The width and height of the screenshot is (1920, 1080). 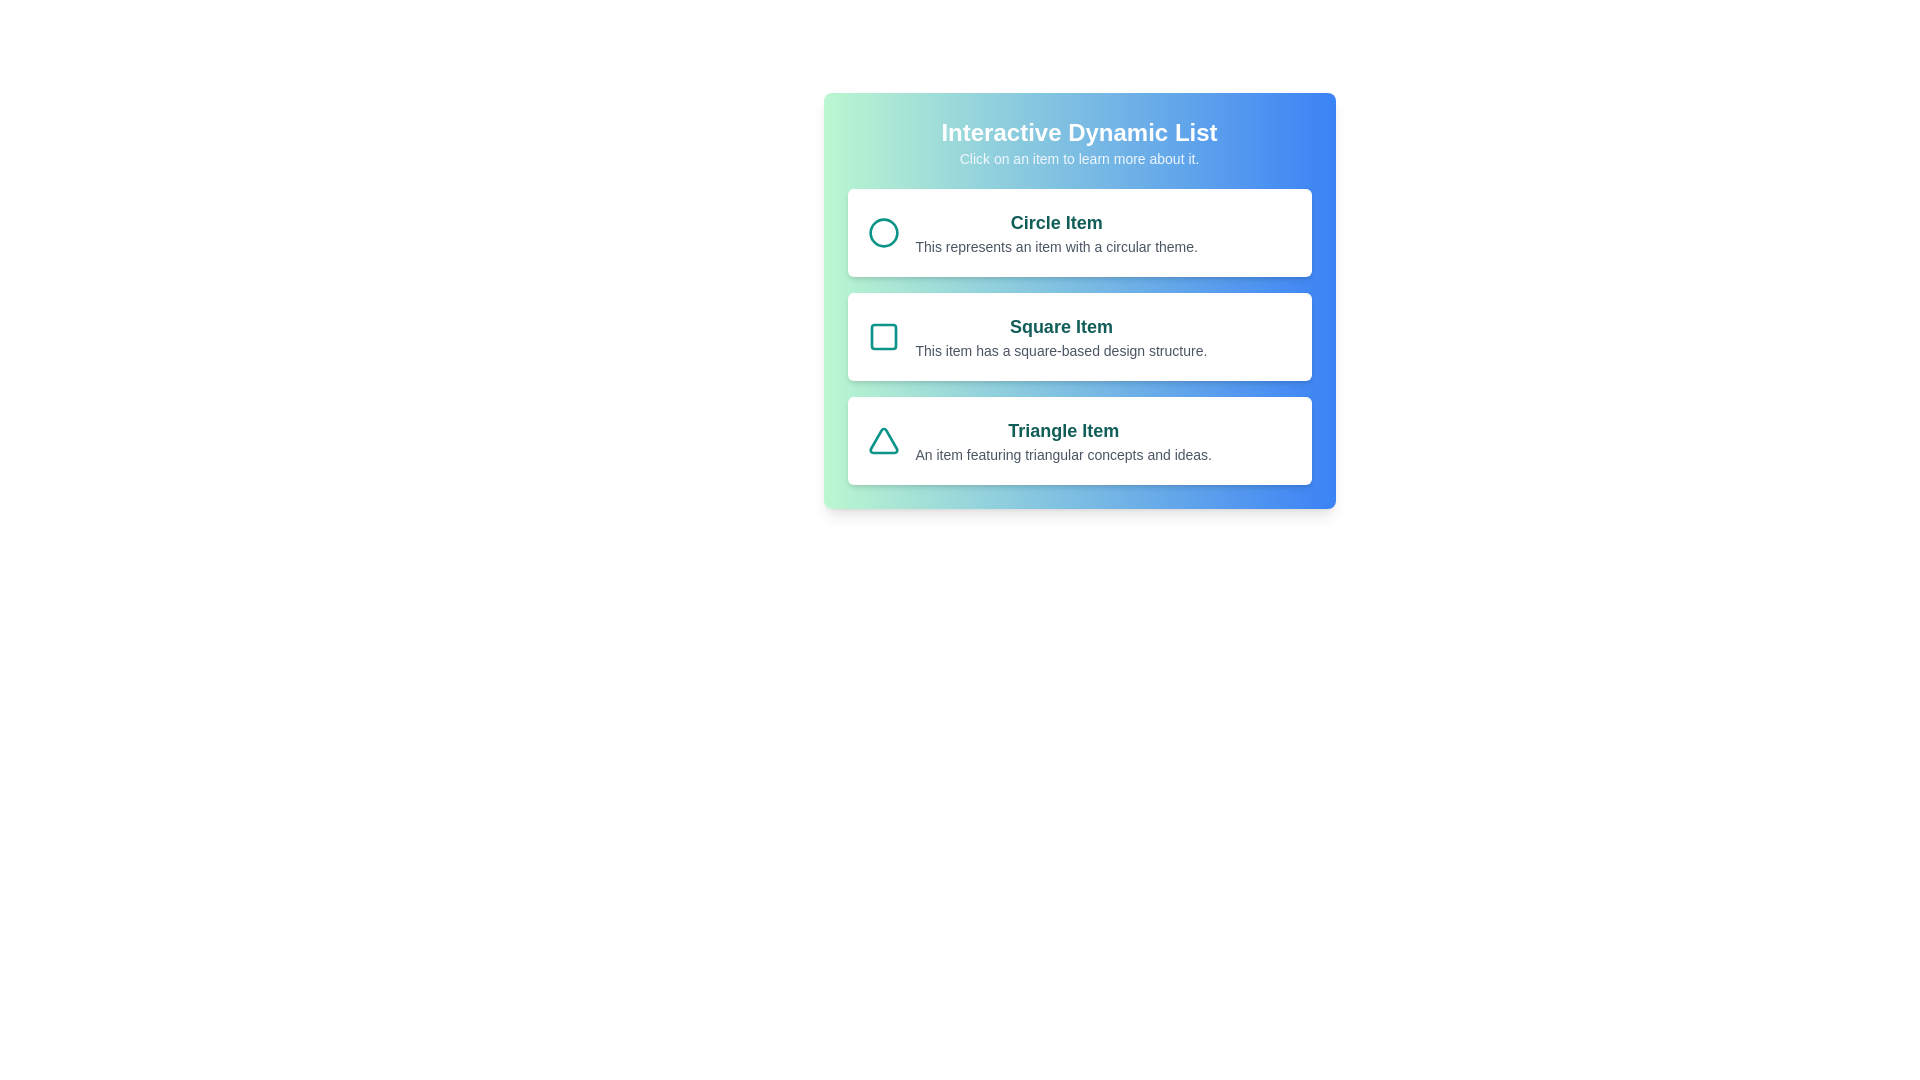 What do you see at coordinates (1078, 132) in the screenshot?
I see `the main header text 'Interactive Dynamic List' to interact with the title` at bounding box center [1078, 132].